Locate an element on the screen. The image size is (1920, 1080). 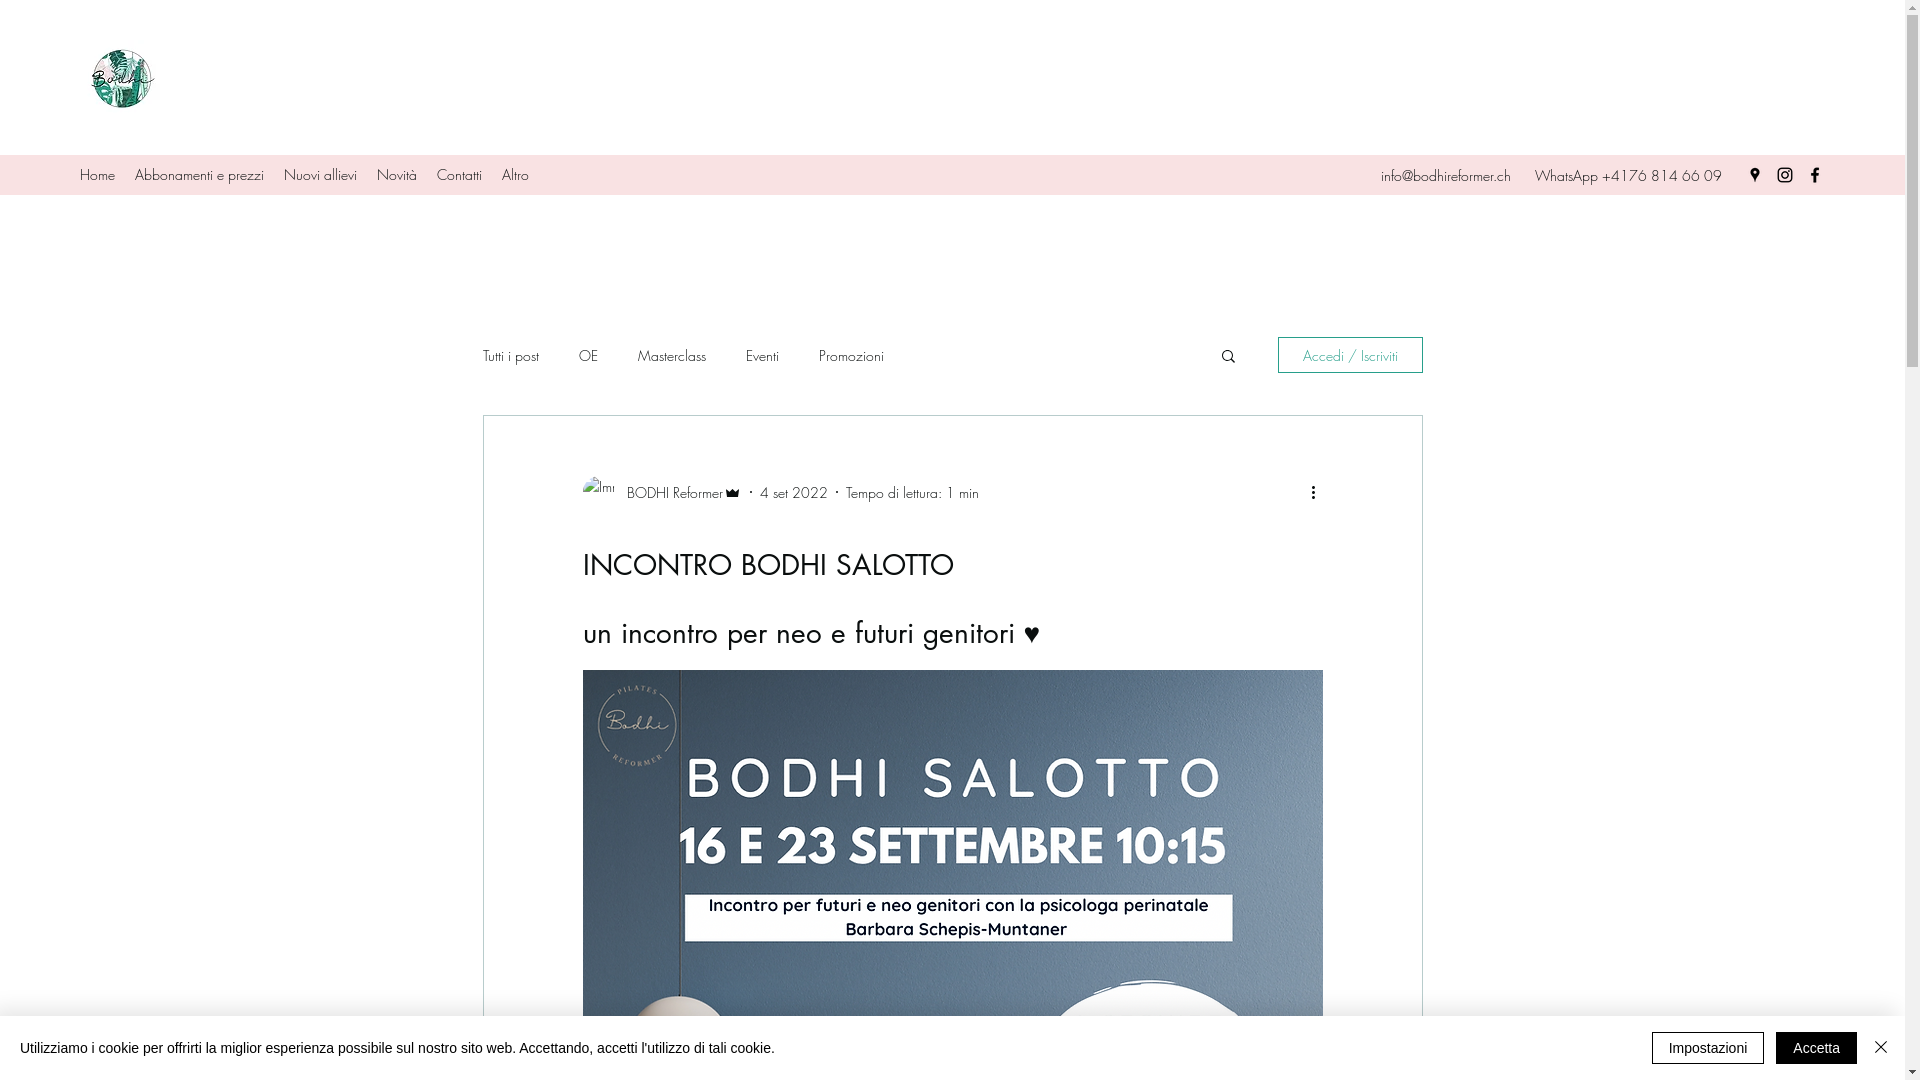
'Home' is located at coordinates (96, 173).